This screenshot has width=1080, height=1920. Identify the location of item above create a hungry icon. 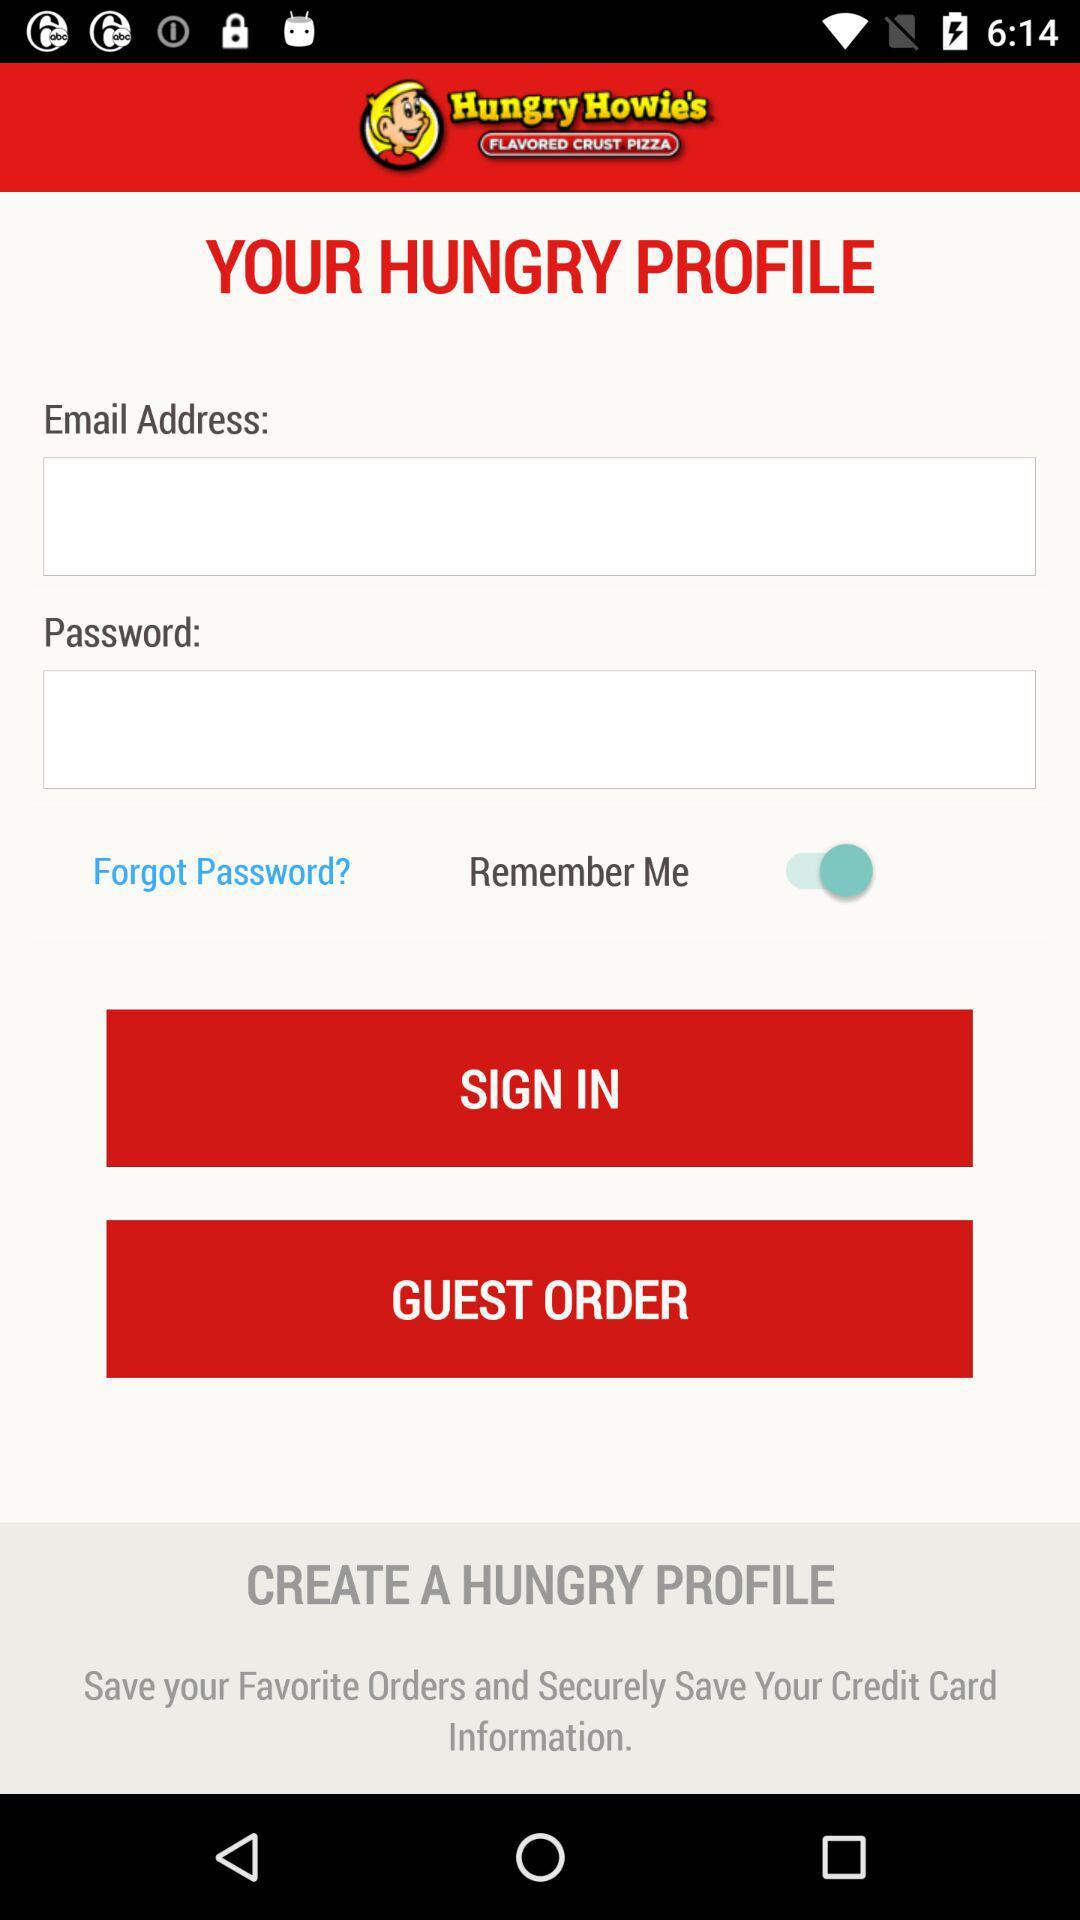
(540, 1483).